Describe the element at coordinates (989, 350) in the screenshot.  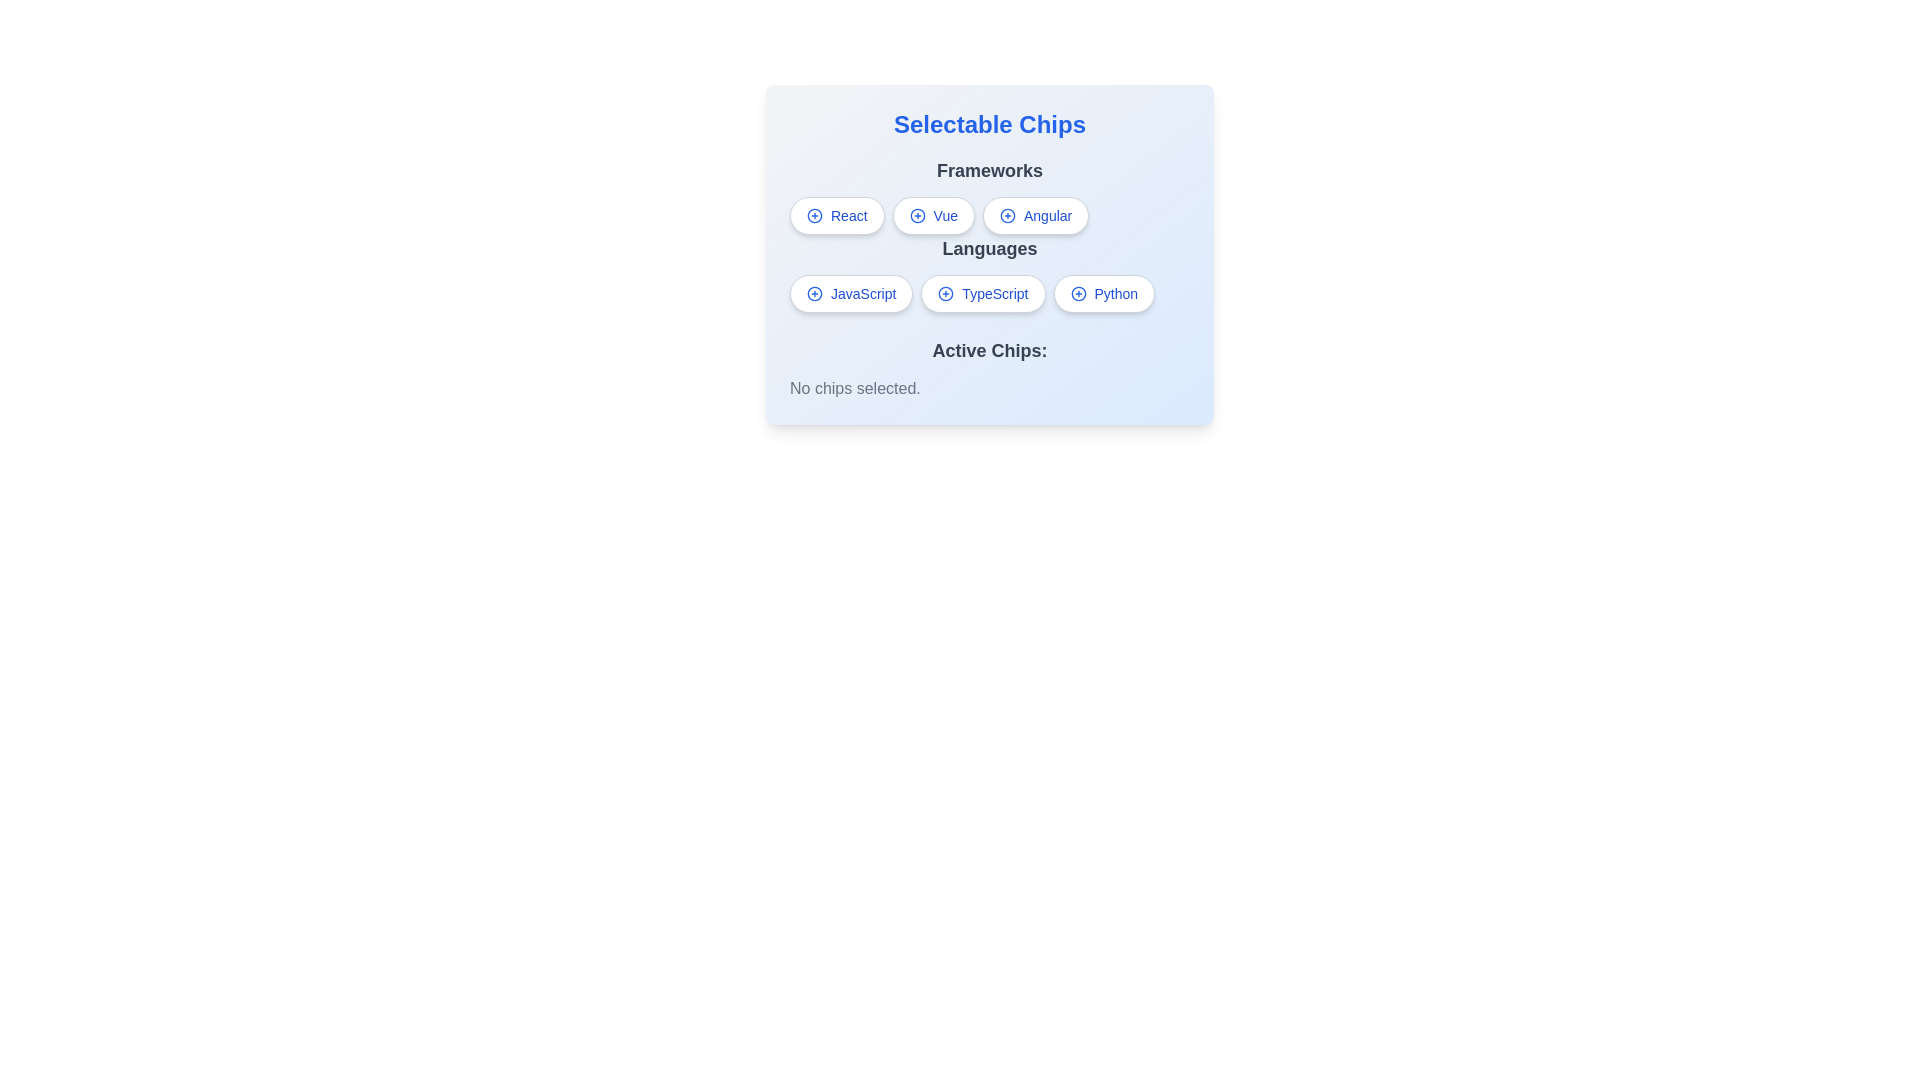
I see `the static text label that displays 'Active Chips:' which is styled in a bold, larger font and appears in a grayish tone, serving as a heading for active chip selections` at that location.